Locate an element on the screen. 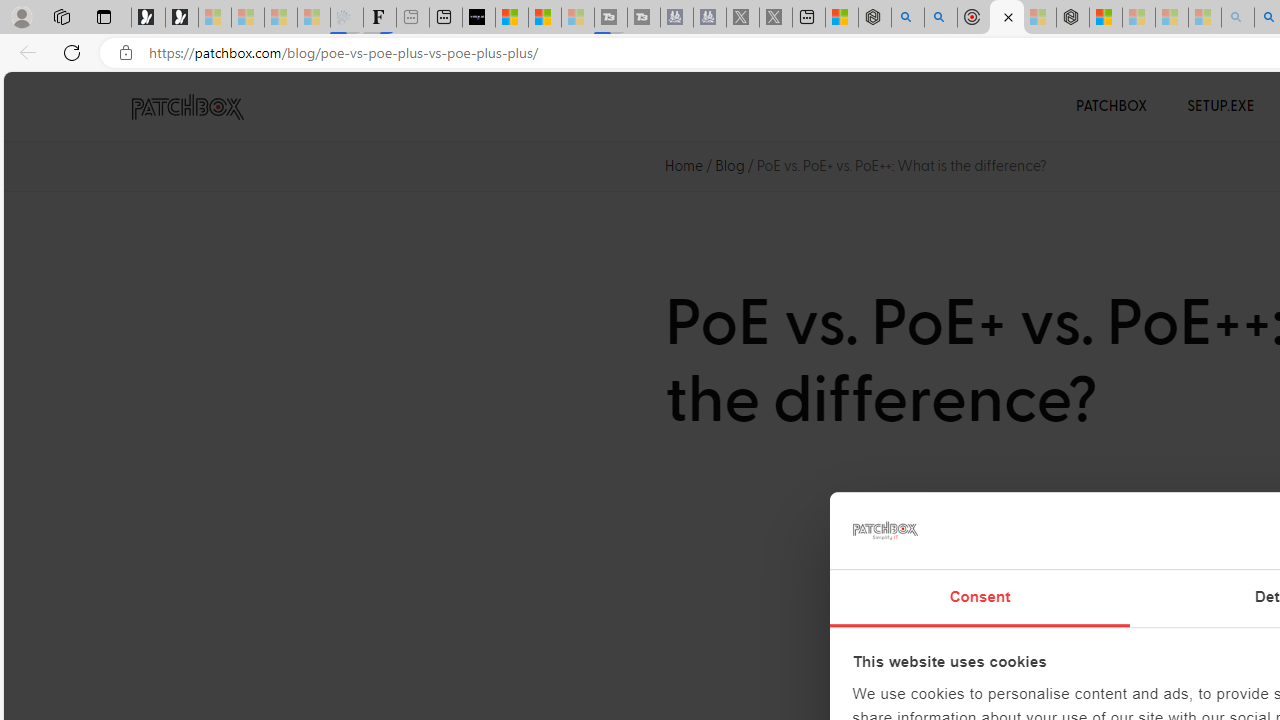  'Blog' is located at coordinates (729, 164).